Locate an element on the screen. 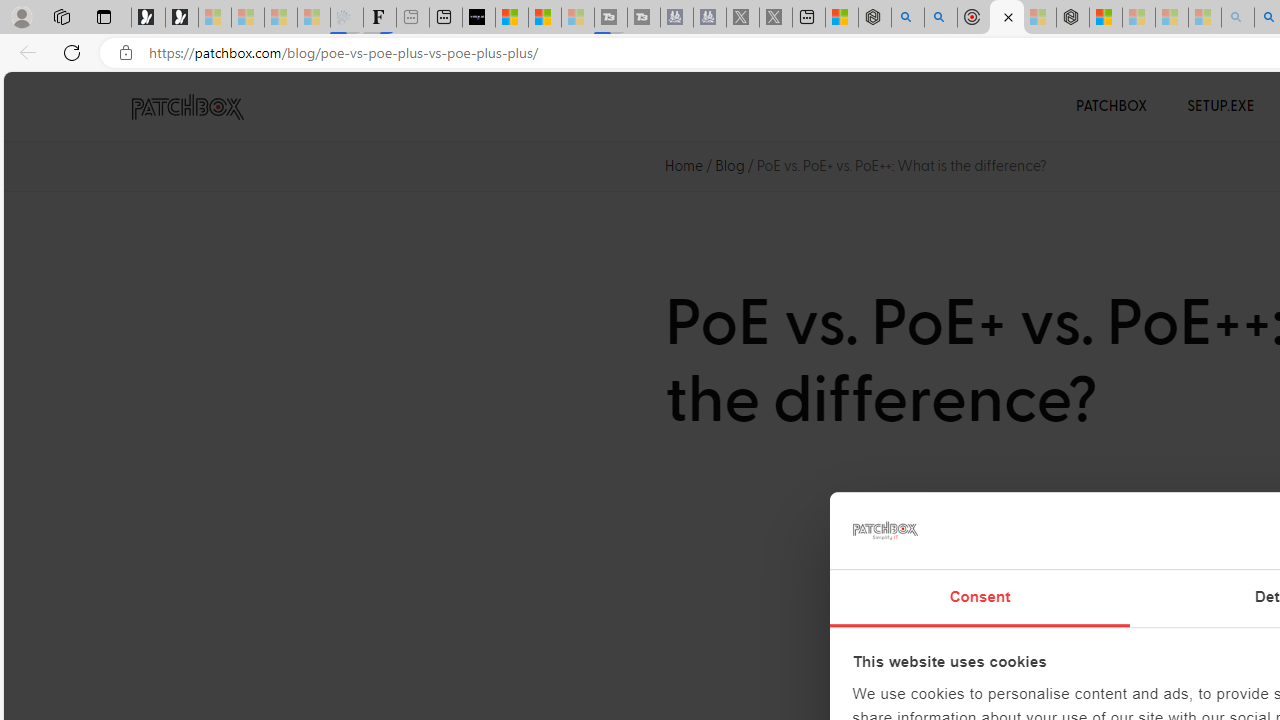  'Blog' is located at coordinates (729, 164).